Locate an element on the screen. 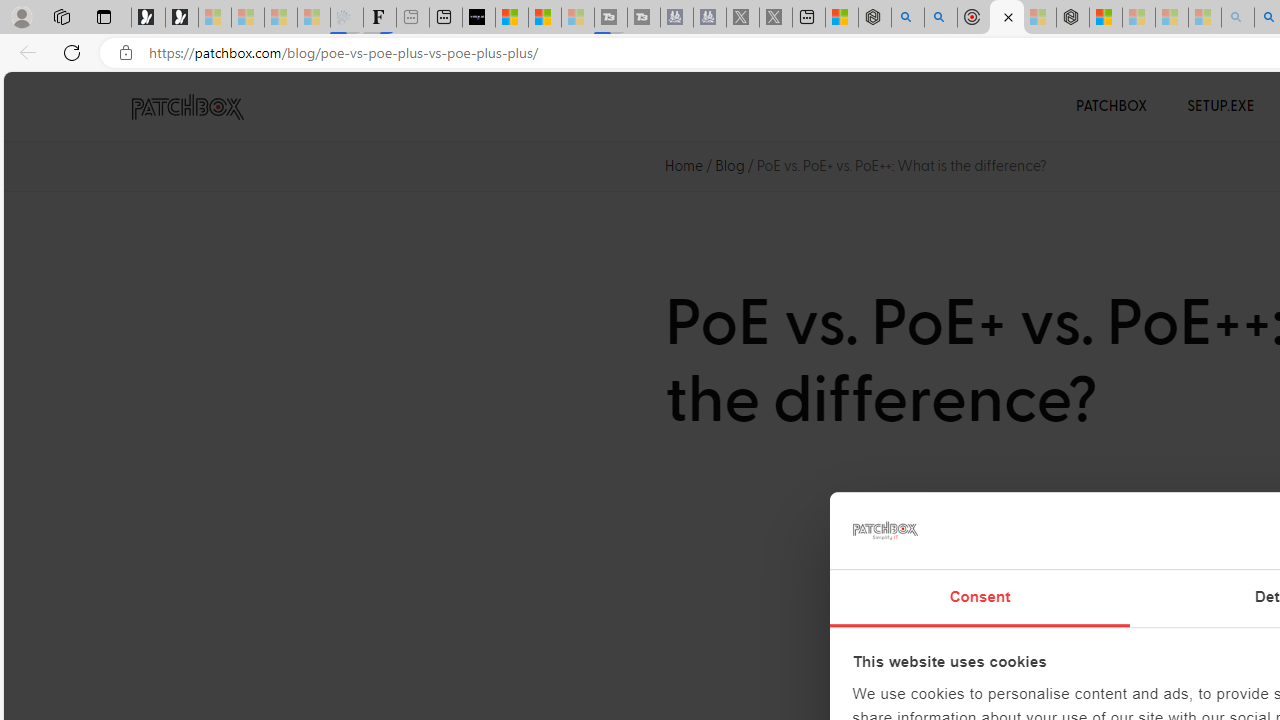  'Blog' is located at coordinates (729, 164).